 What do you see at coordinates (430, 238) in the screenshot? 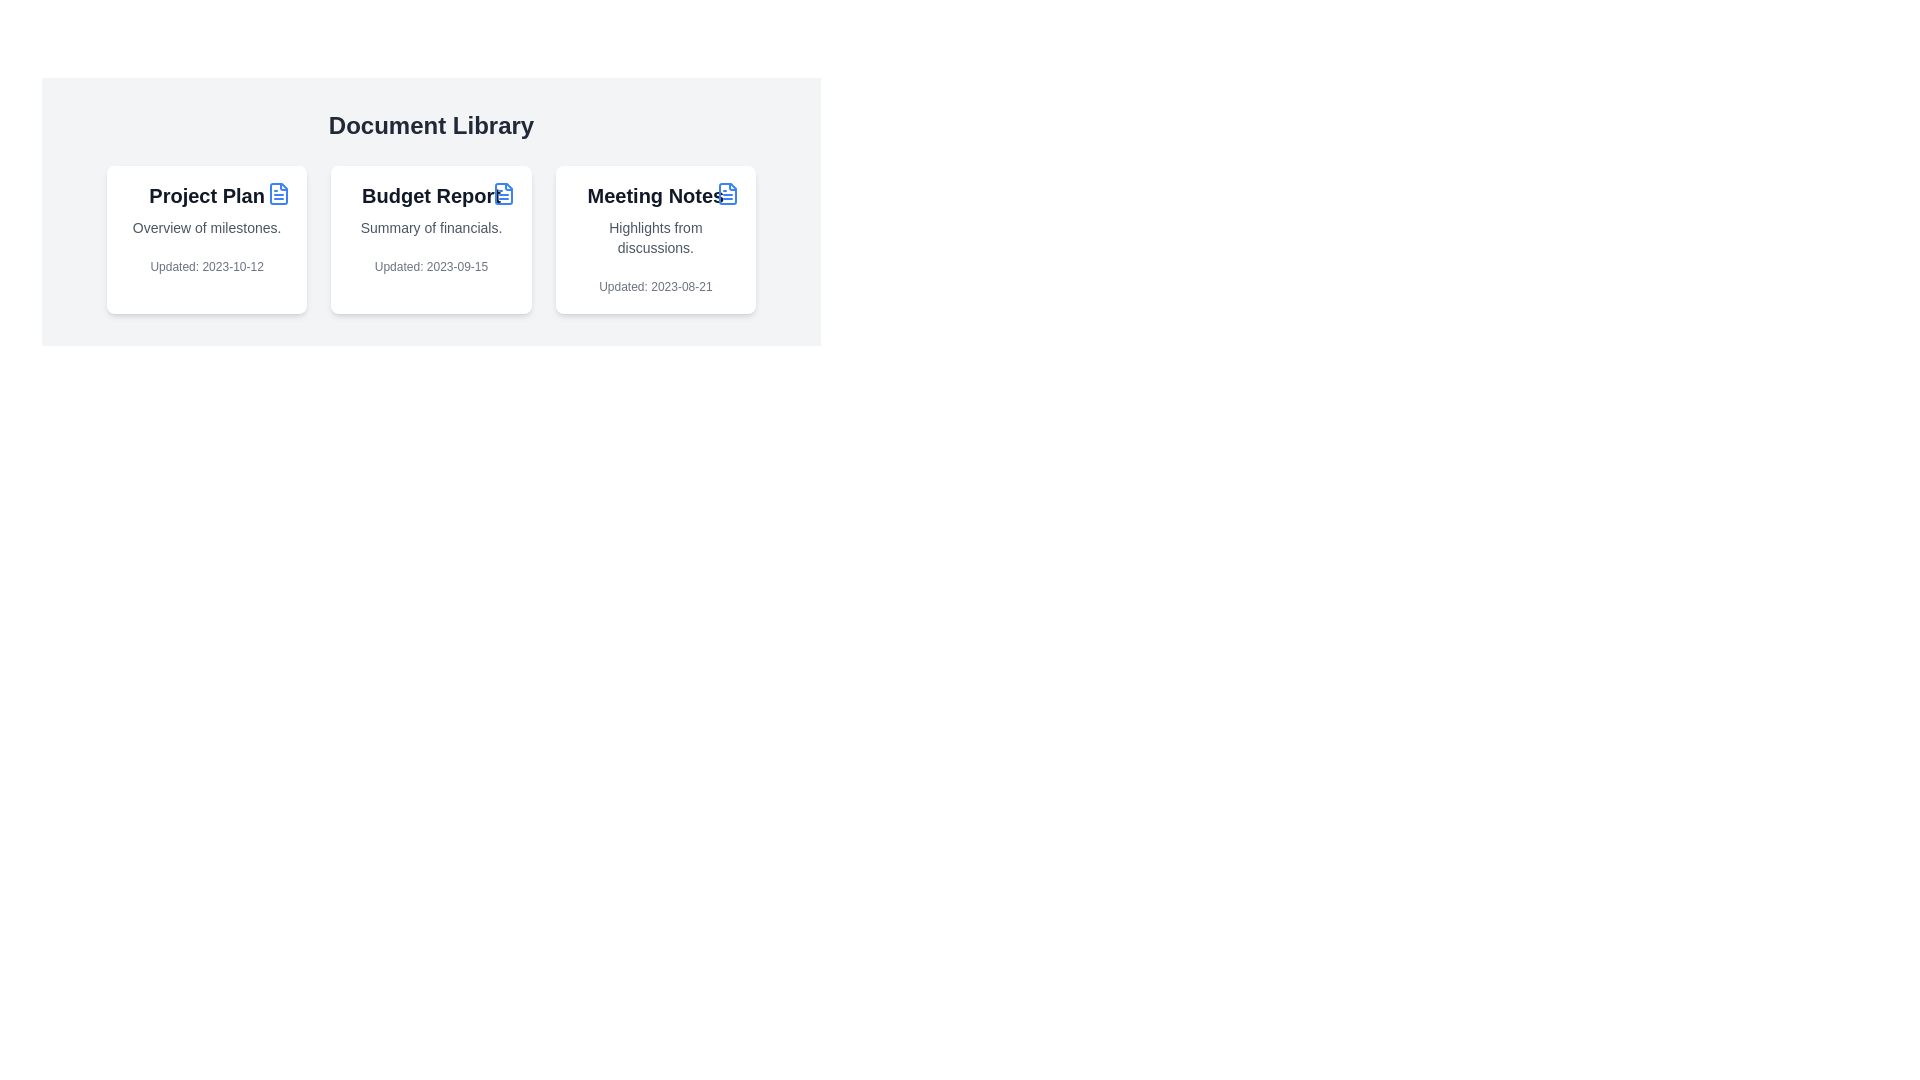
I see `the second Information Card` at bounding box center [430, 238].